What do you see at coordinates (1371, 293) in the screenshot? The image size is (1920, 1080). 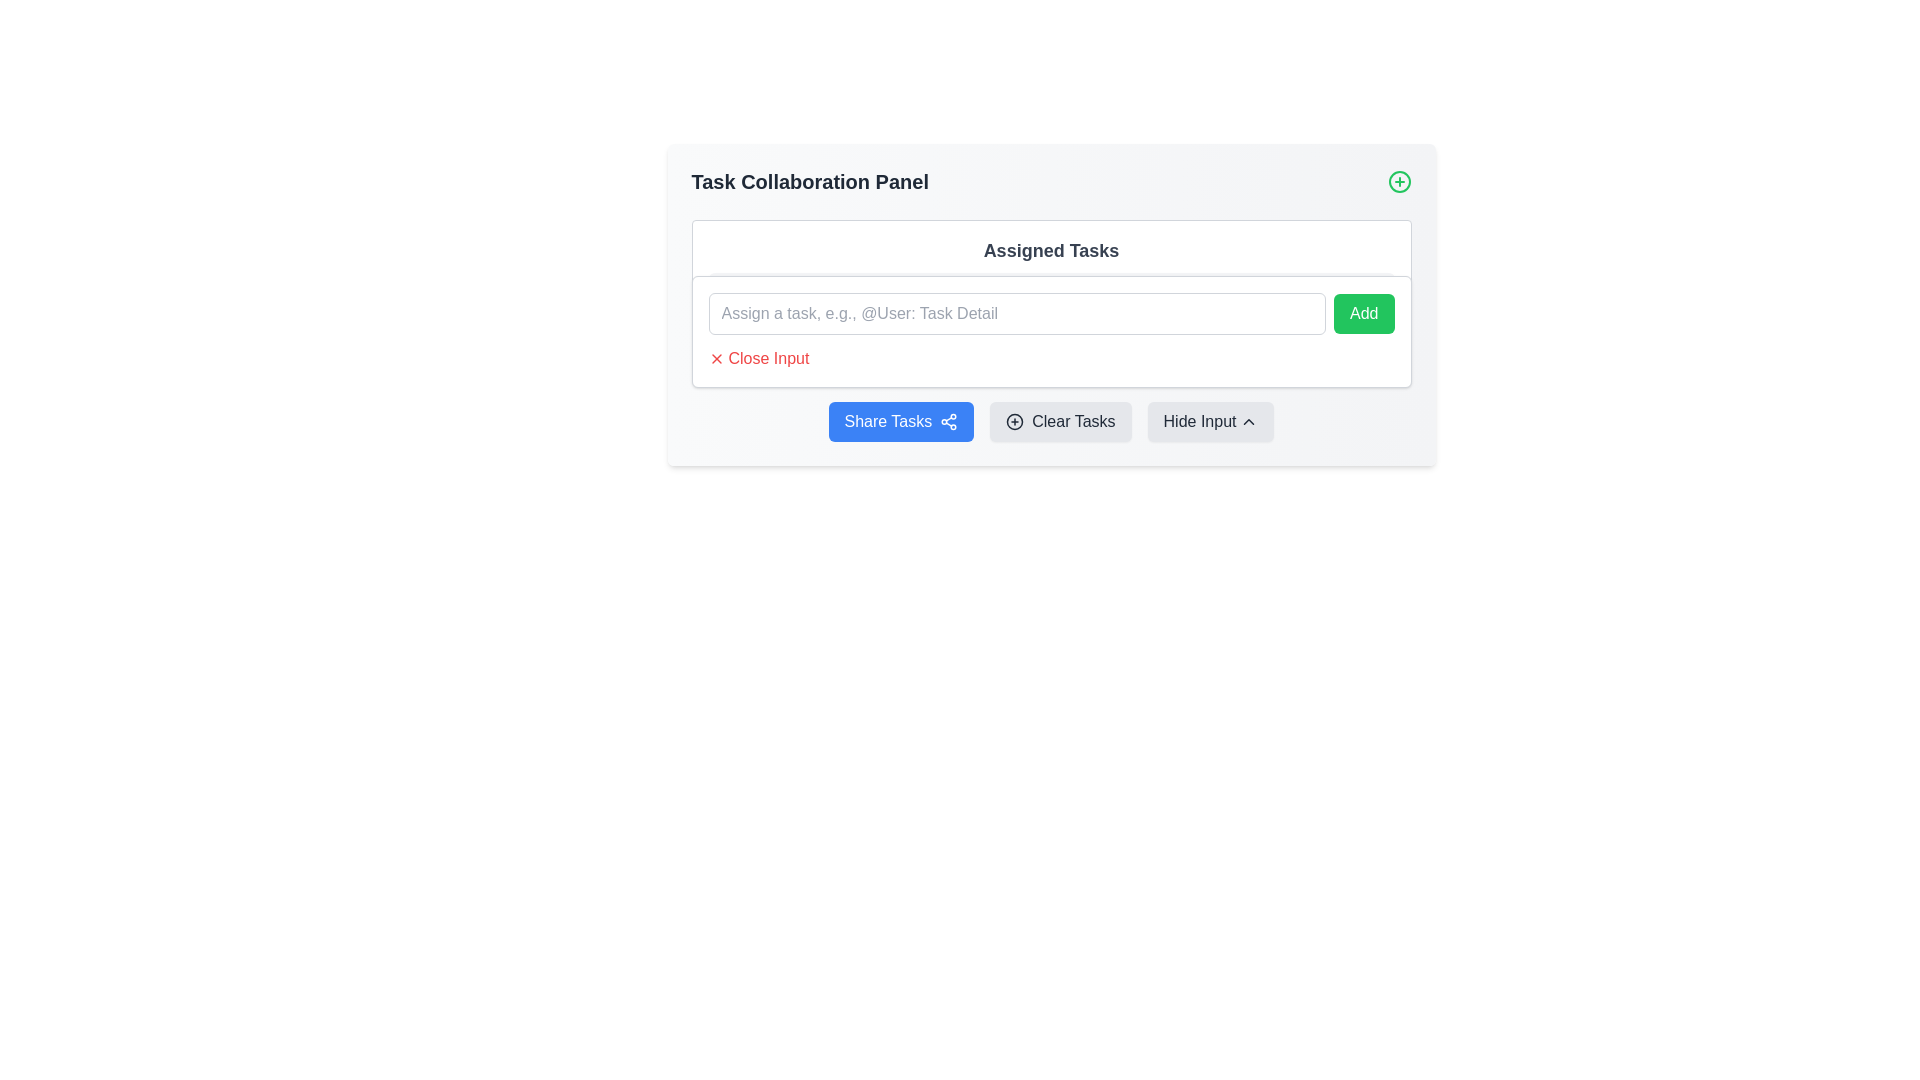 I see `the small, square-shaped segment with rounded edges that is part of the document icon in the top-right corner of the interface, adjacent to the 'Assigned Tasks' input box and 'Add' button` at bounding box center [1371, 293].